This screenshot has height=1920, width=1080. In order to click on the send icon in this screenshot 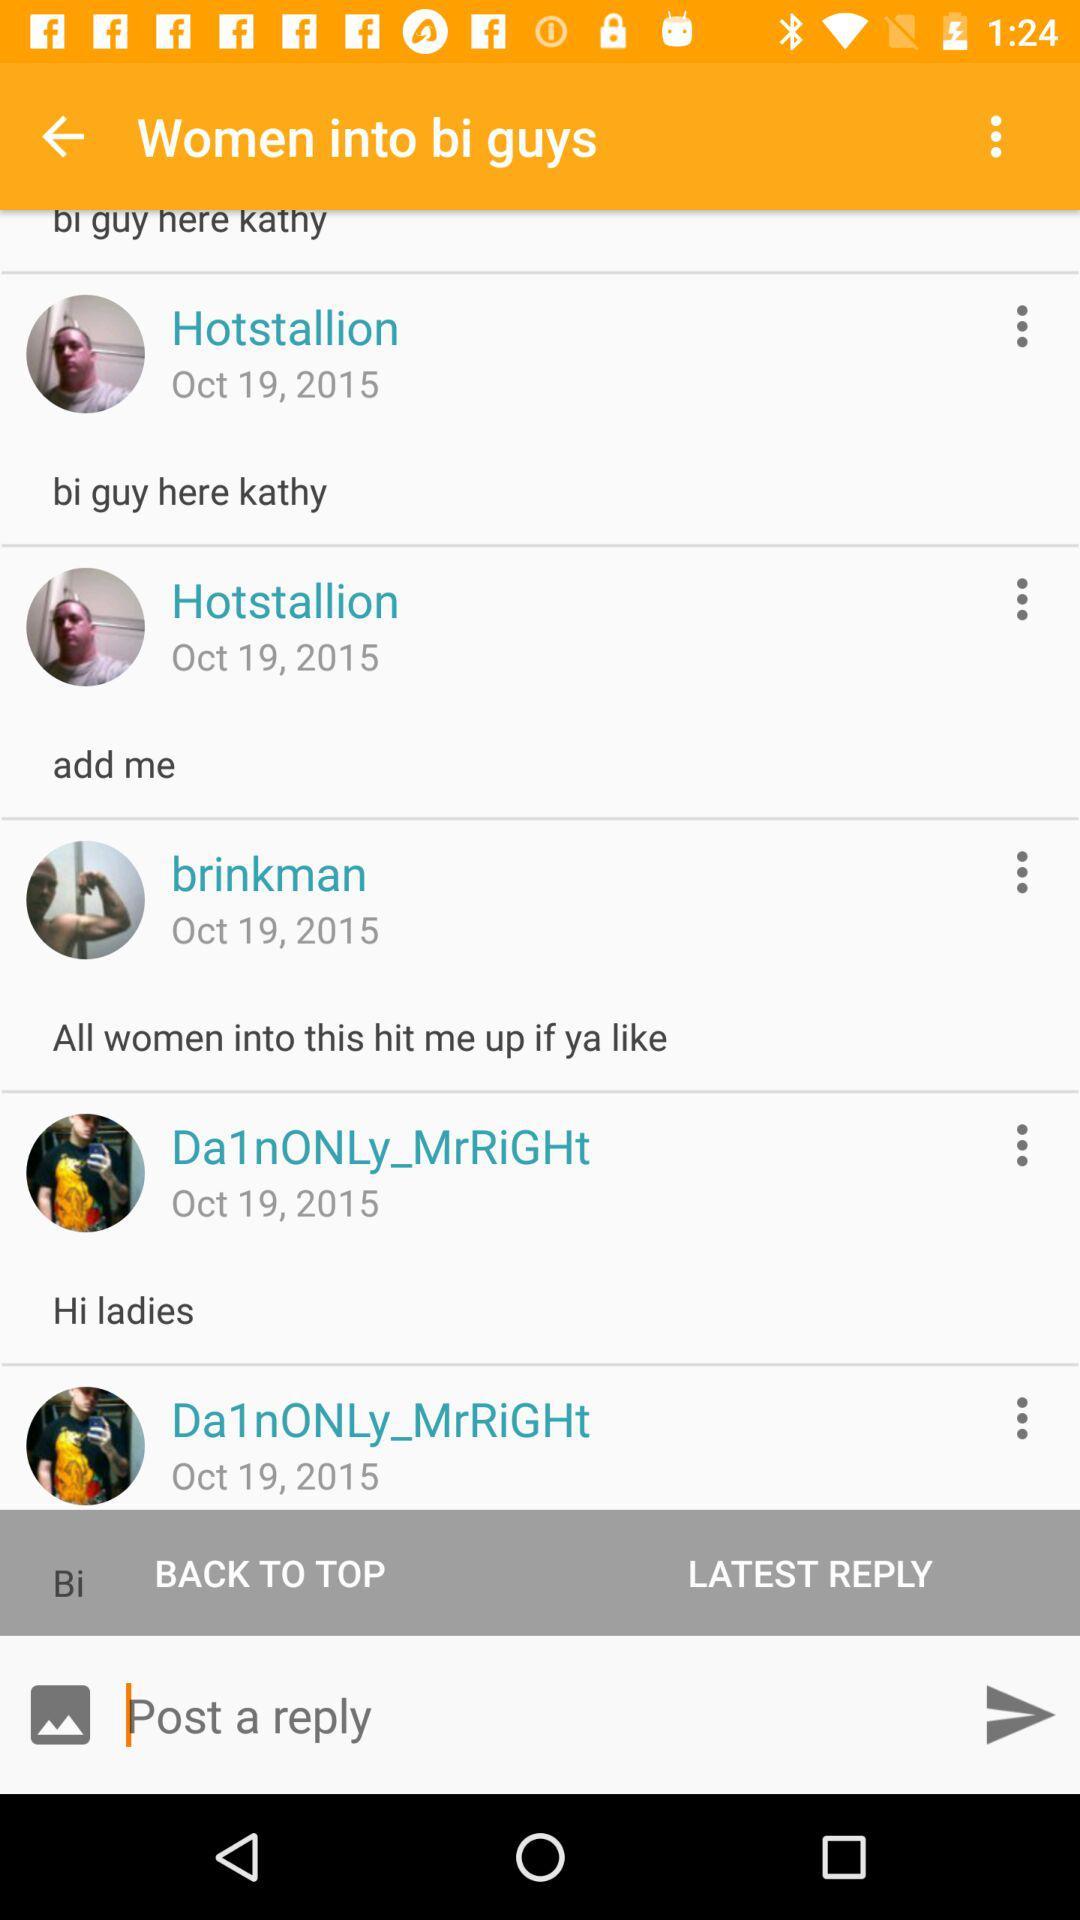, I will do `click(1019, 1713)`.